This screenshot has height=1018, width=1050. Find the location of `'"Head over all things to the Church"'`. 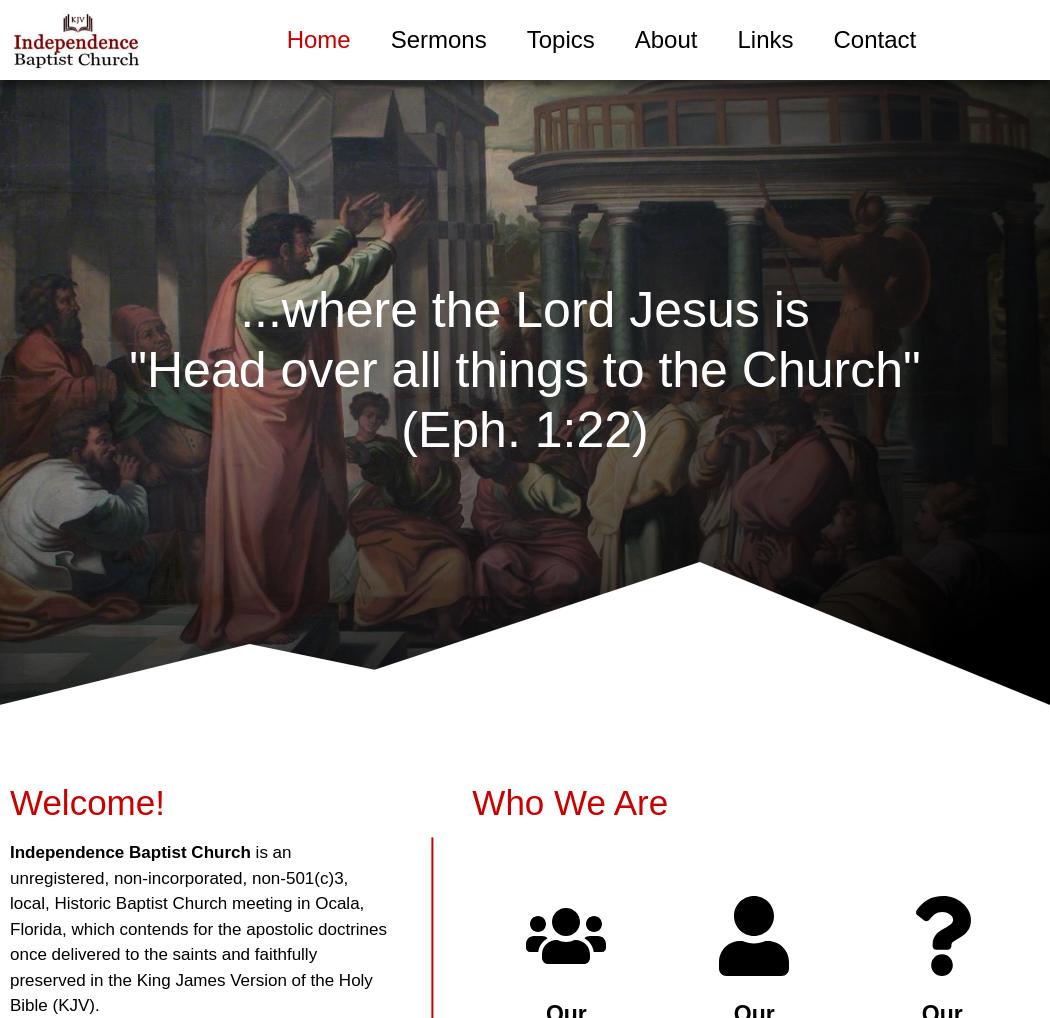

'"Head over all things to the Church"' is located at coordinates (523, 370).